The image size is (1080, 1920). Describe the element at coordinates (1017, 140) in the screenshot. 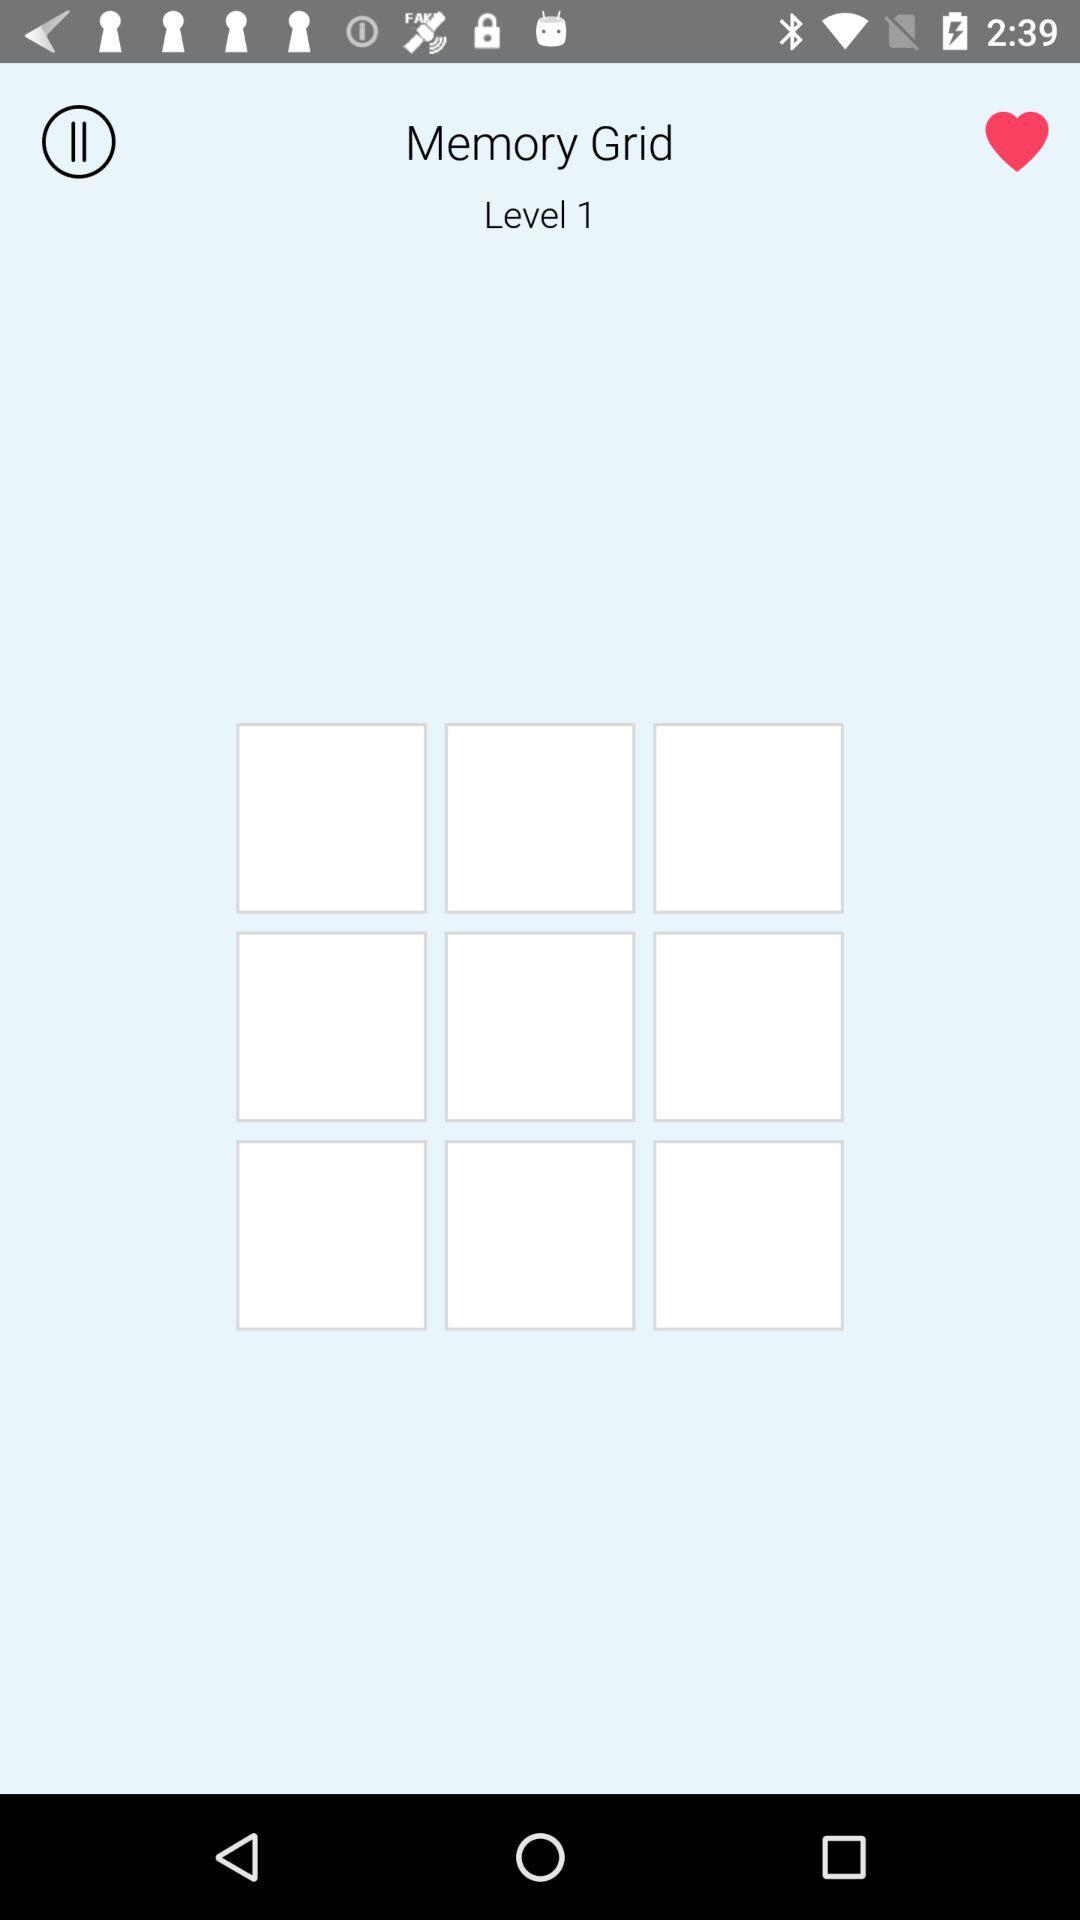

I see `love icon at the top` at that location.